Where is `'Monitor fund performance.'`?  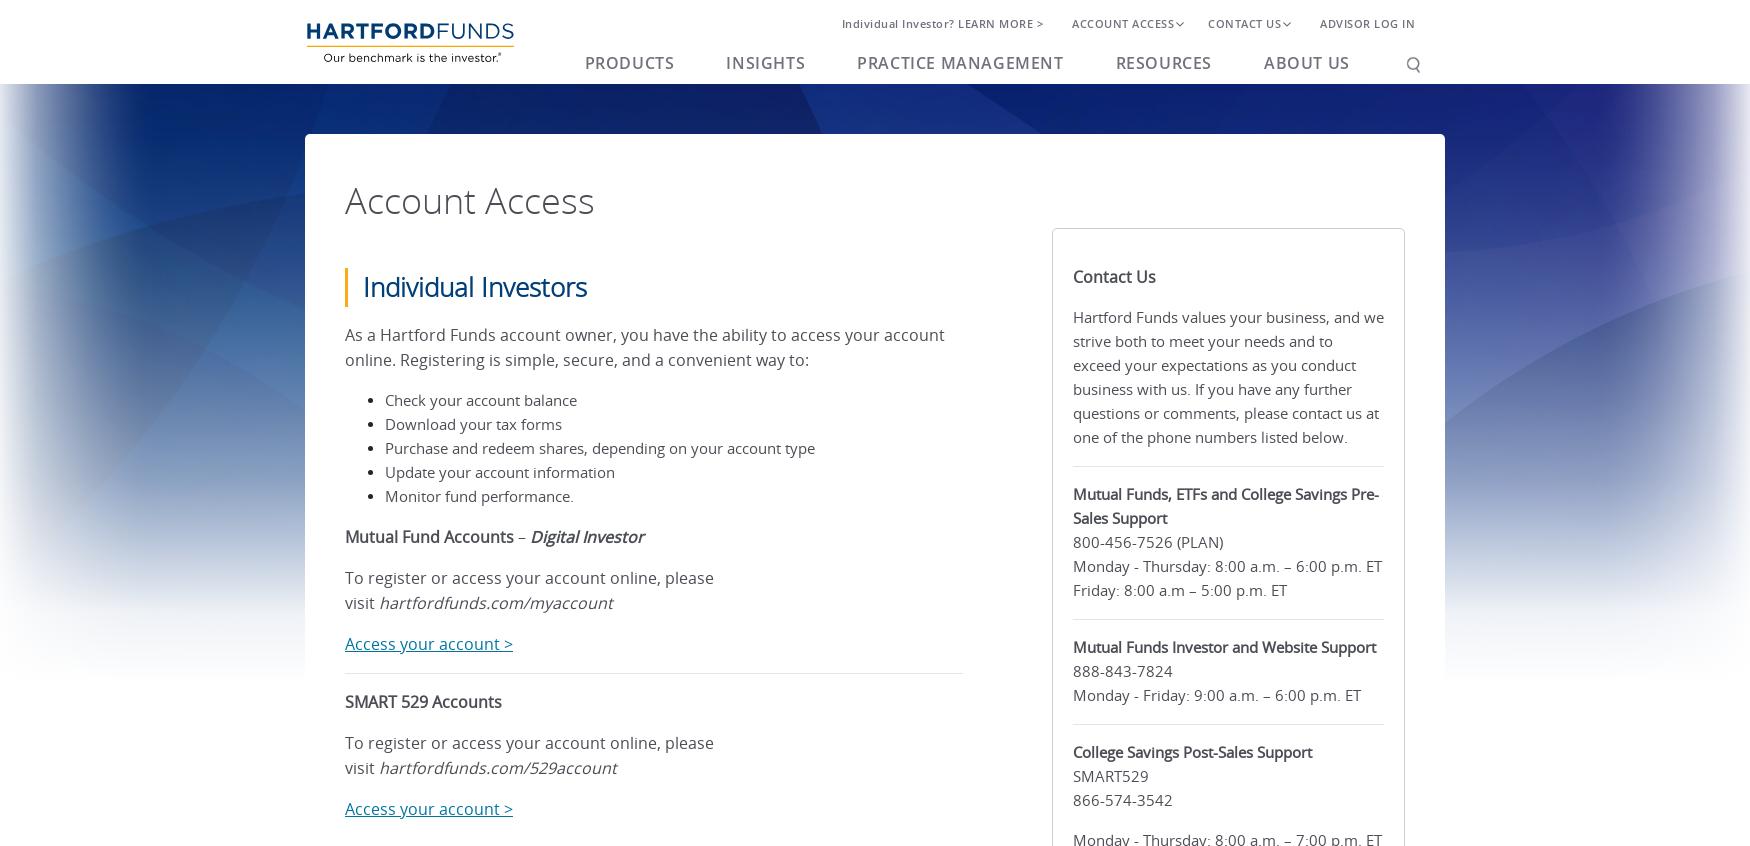
'Monitor fund performance.' is located at coordinates (479, 496).